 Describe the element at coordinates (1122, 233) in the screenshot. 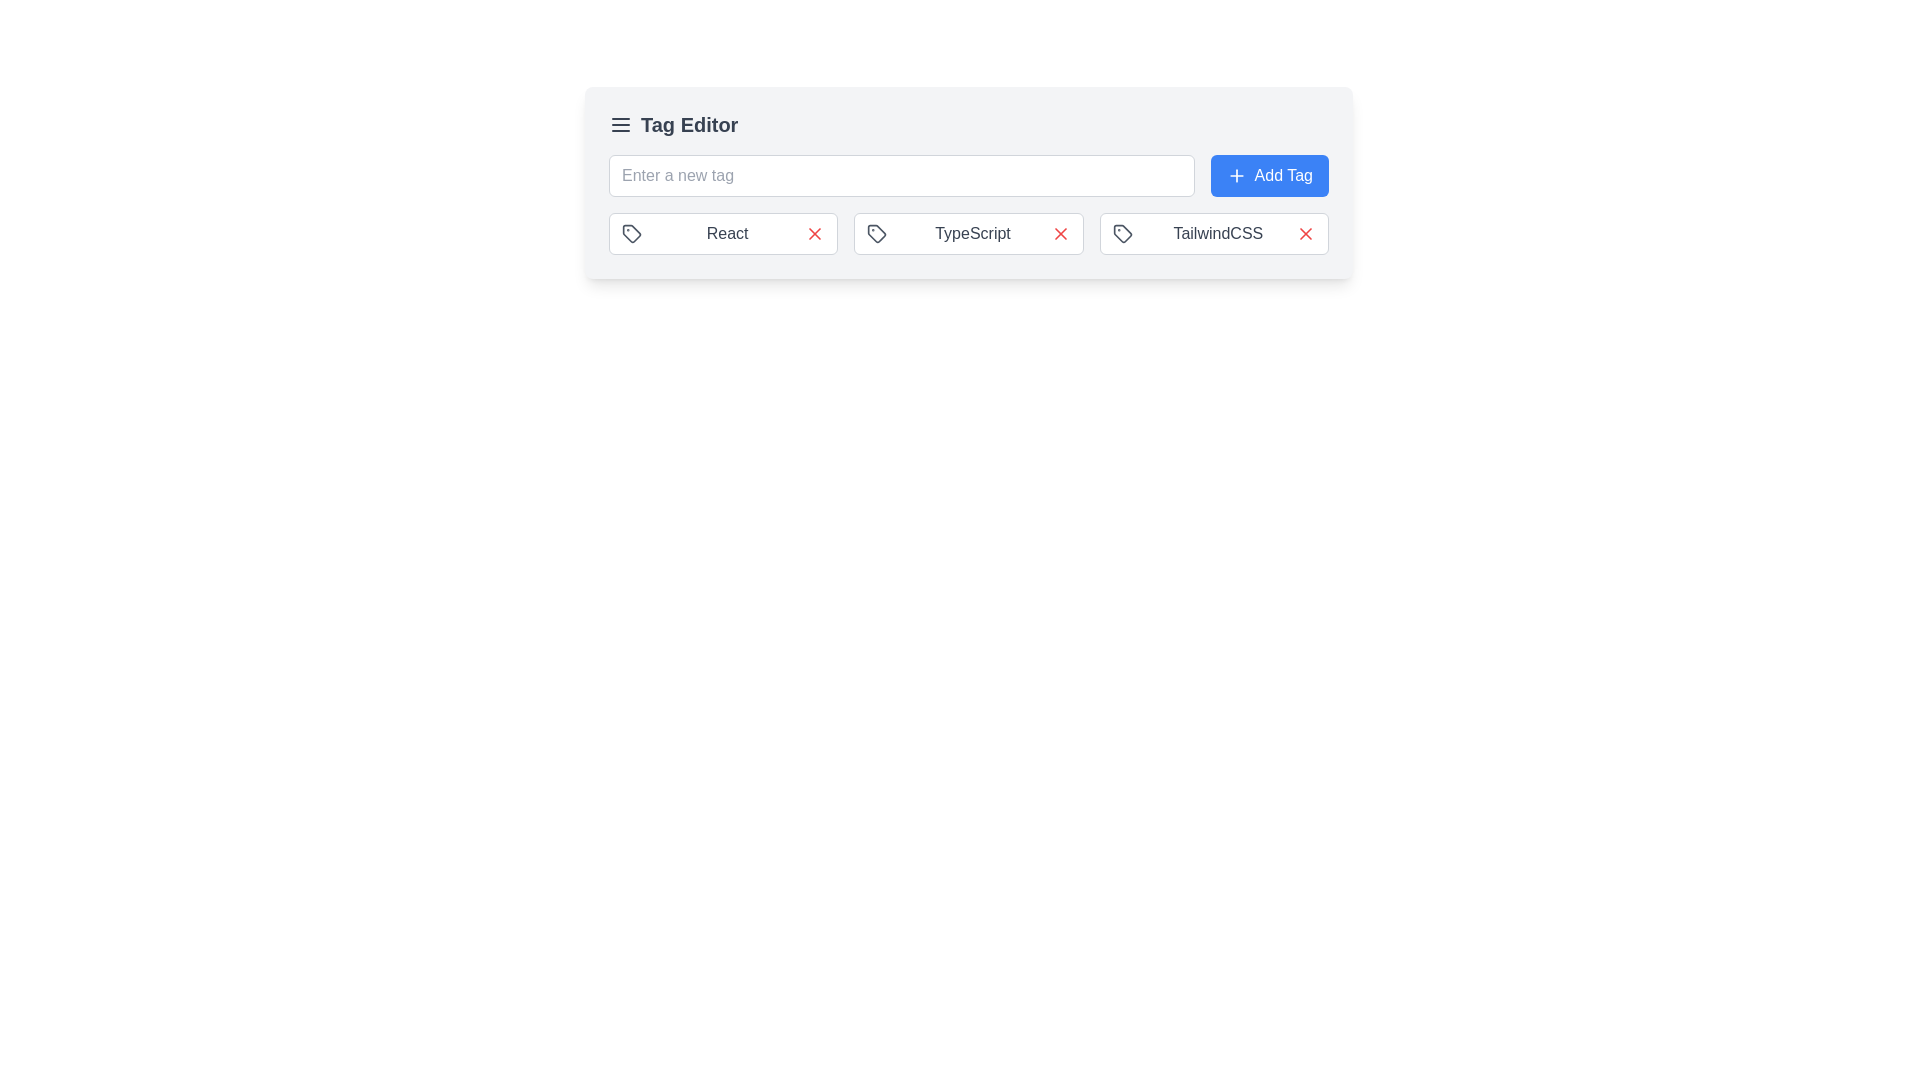

I see `the tag icon located to the left of the 'TailwindCSS' text` at that location.